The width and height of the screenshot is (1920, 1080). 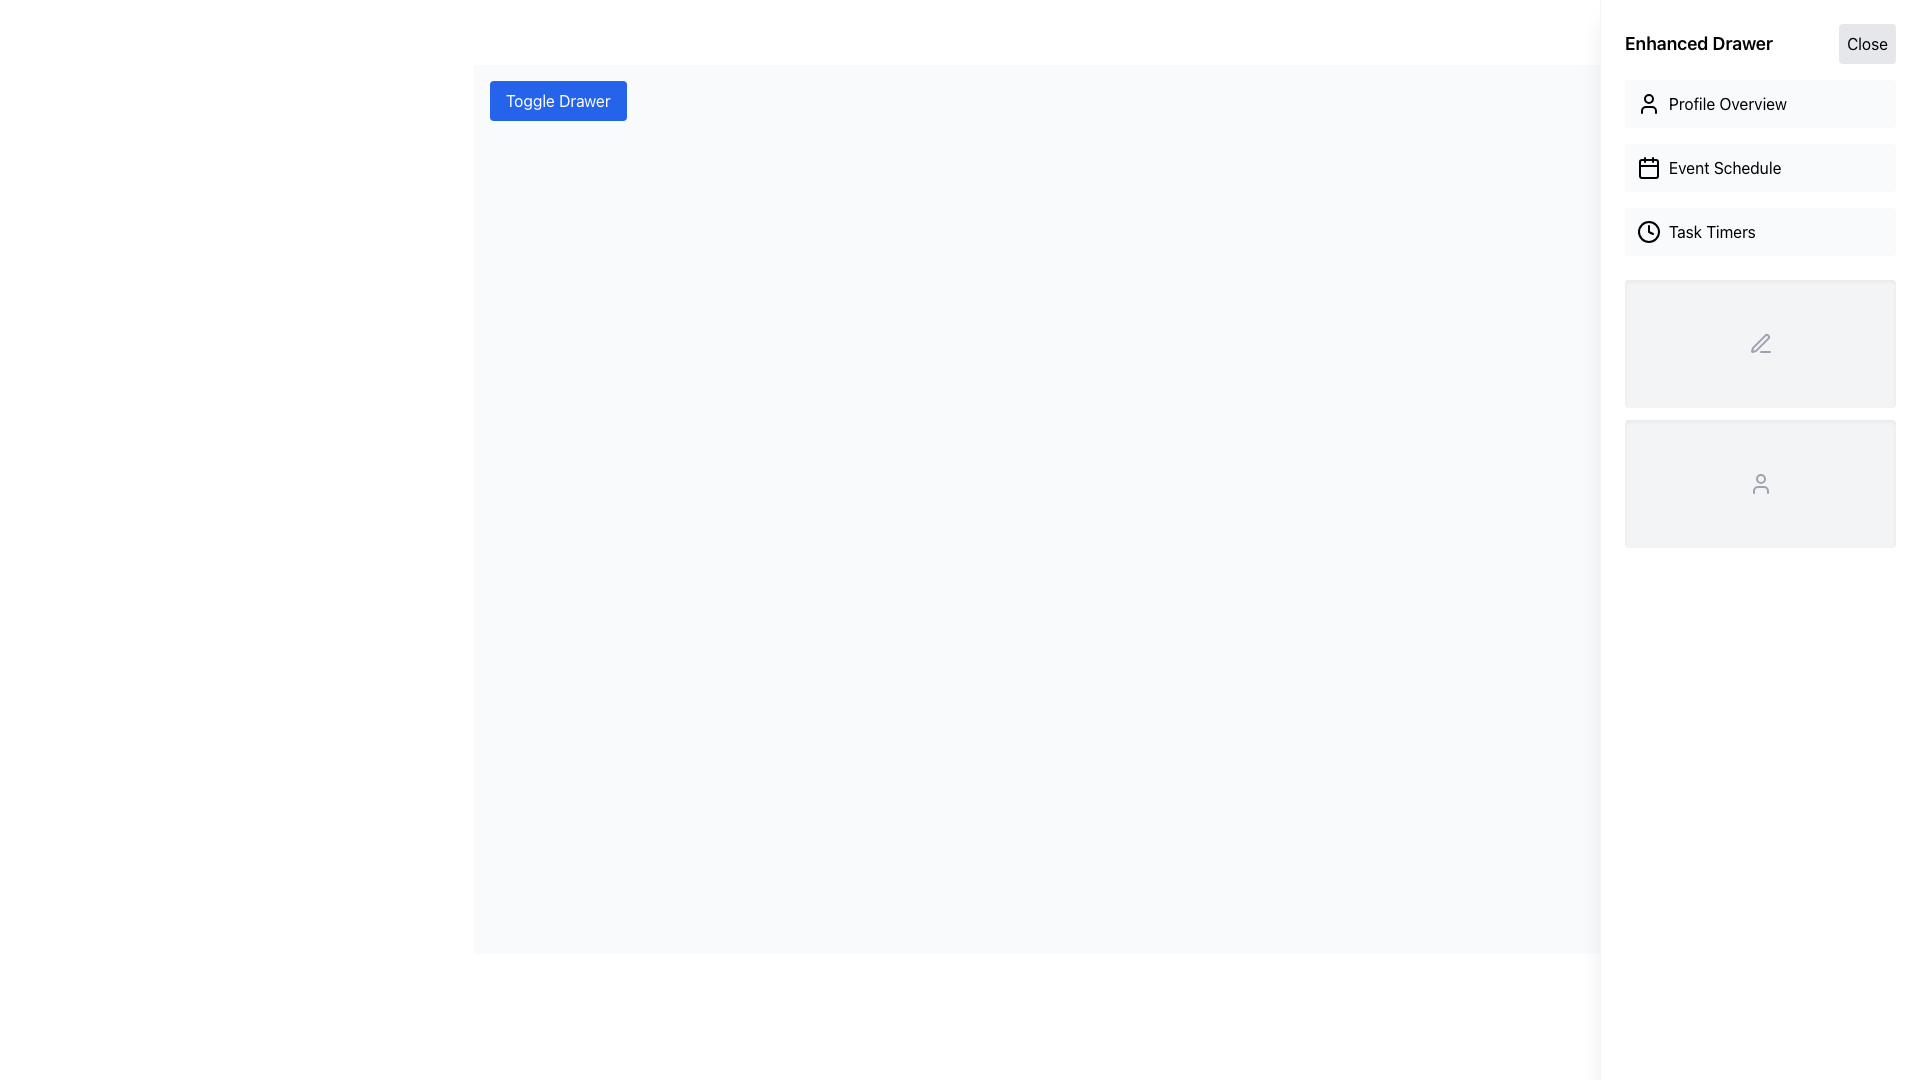 I want to click on the navigation button for 'Profile Overview' located at the top of the sidebar, so click(x=1760, y=104).